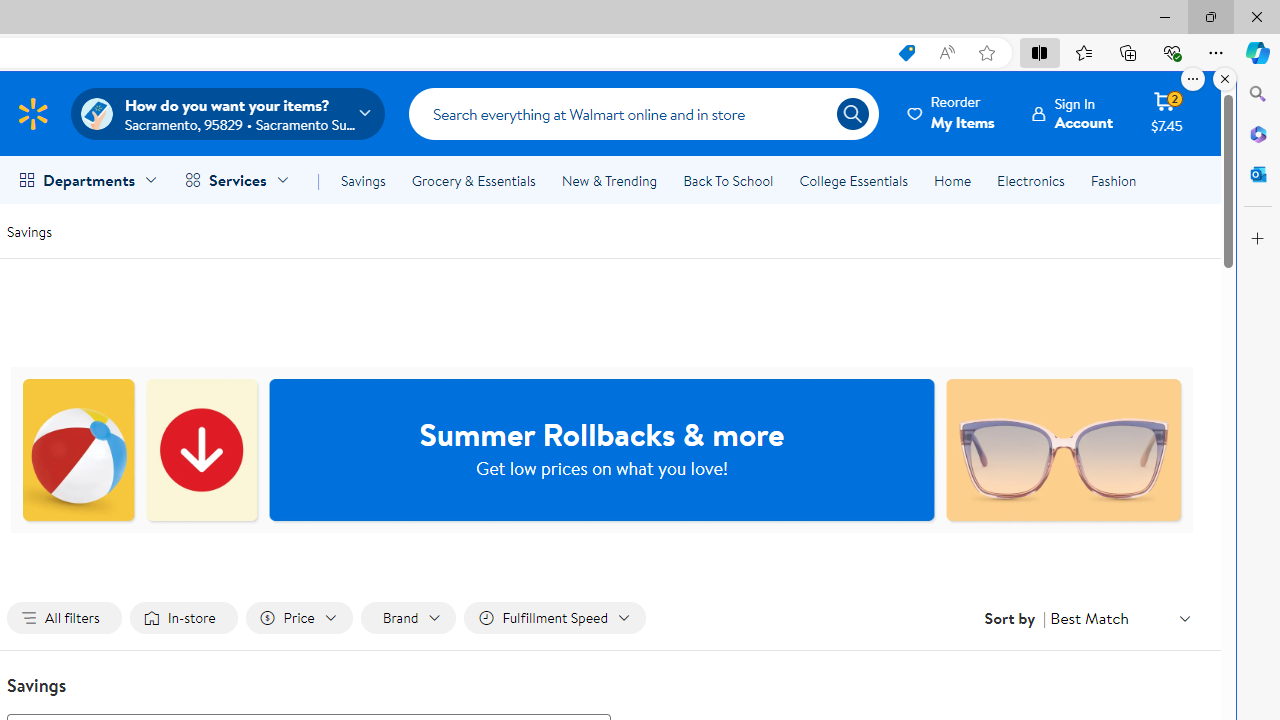  I want to click on 'This site has coupons! Shopping in Microsoft Edge, 7', so click(905, 52).